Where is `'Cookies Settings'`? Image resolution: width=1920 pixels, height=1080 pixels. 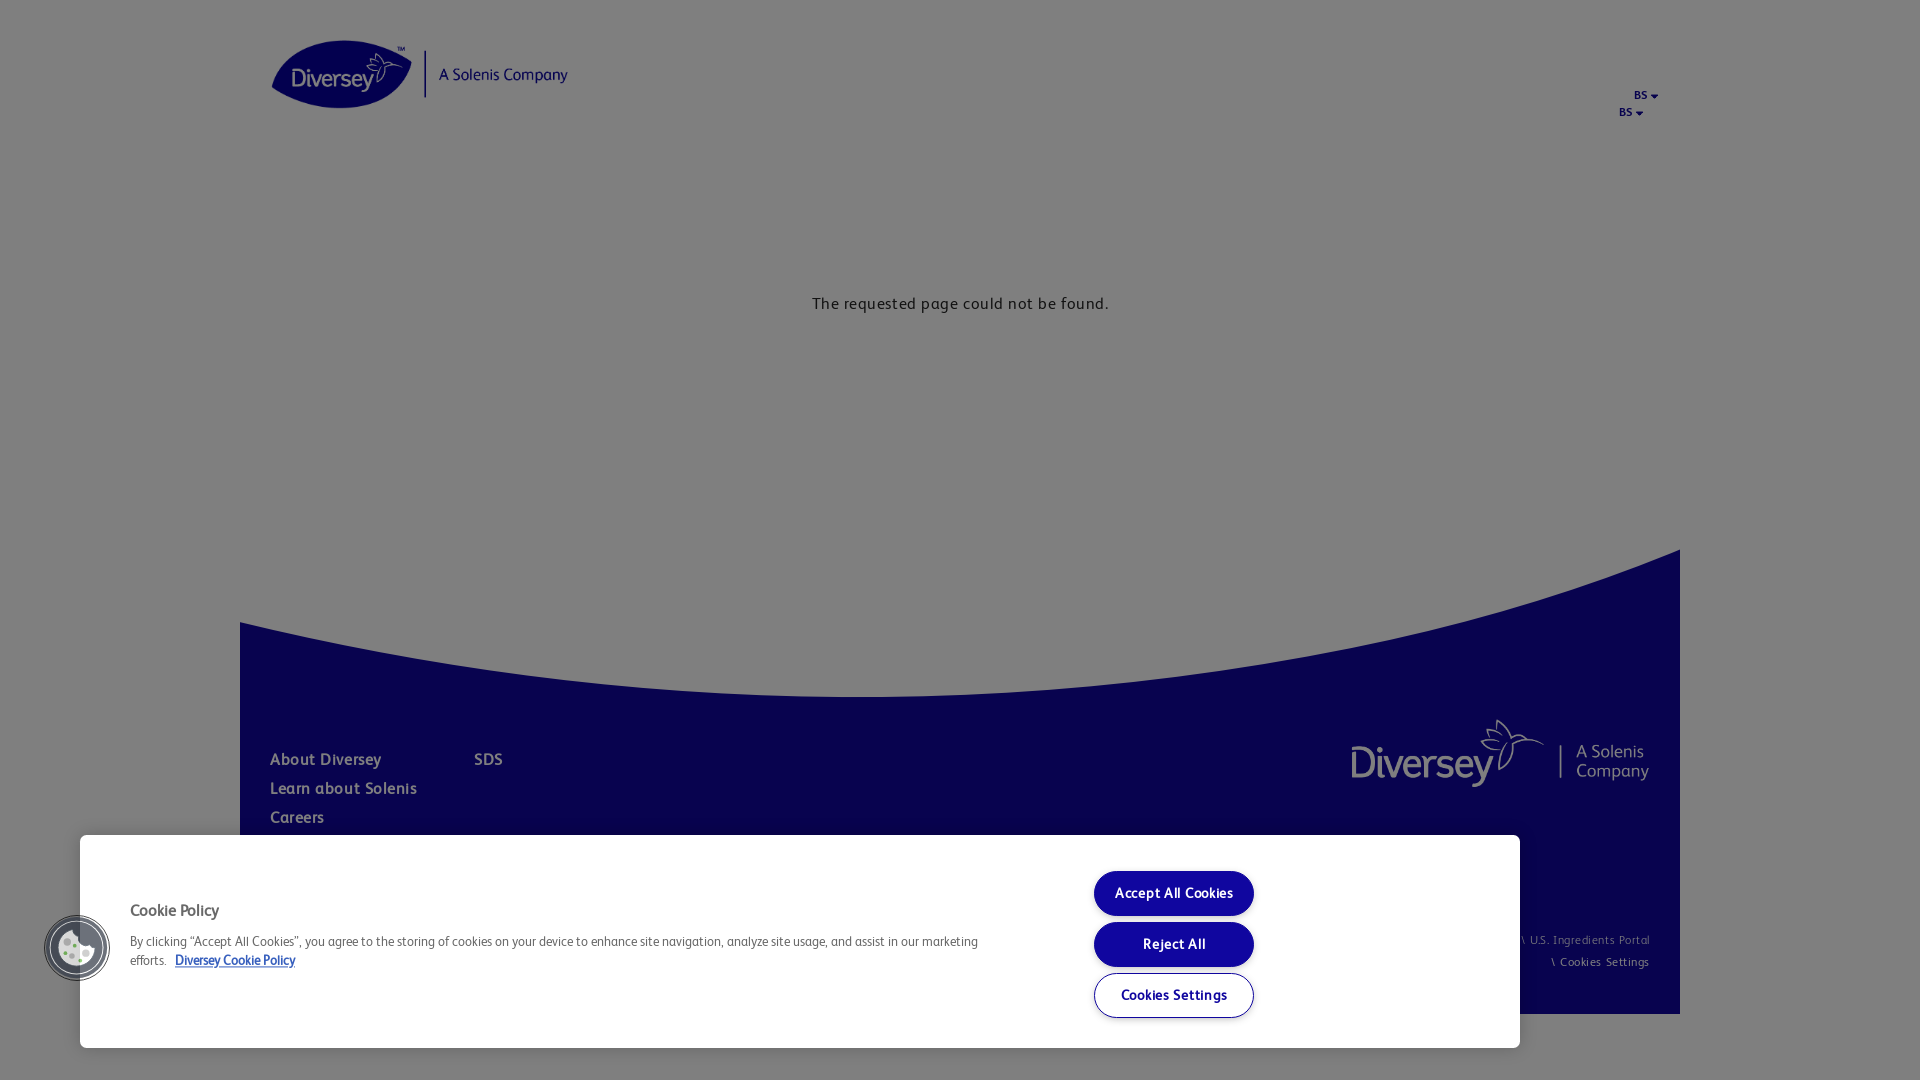 'Cookies Settings' is located at coordinates (1604, 960).